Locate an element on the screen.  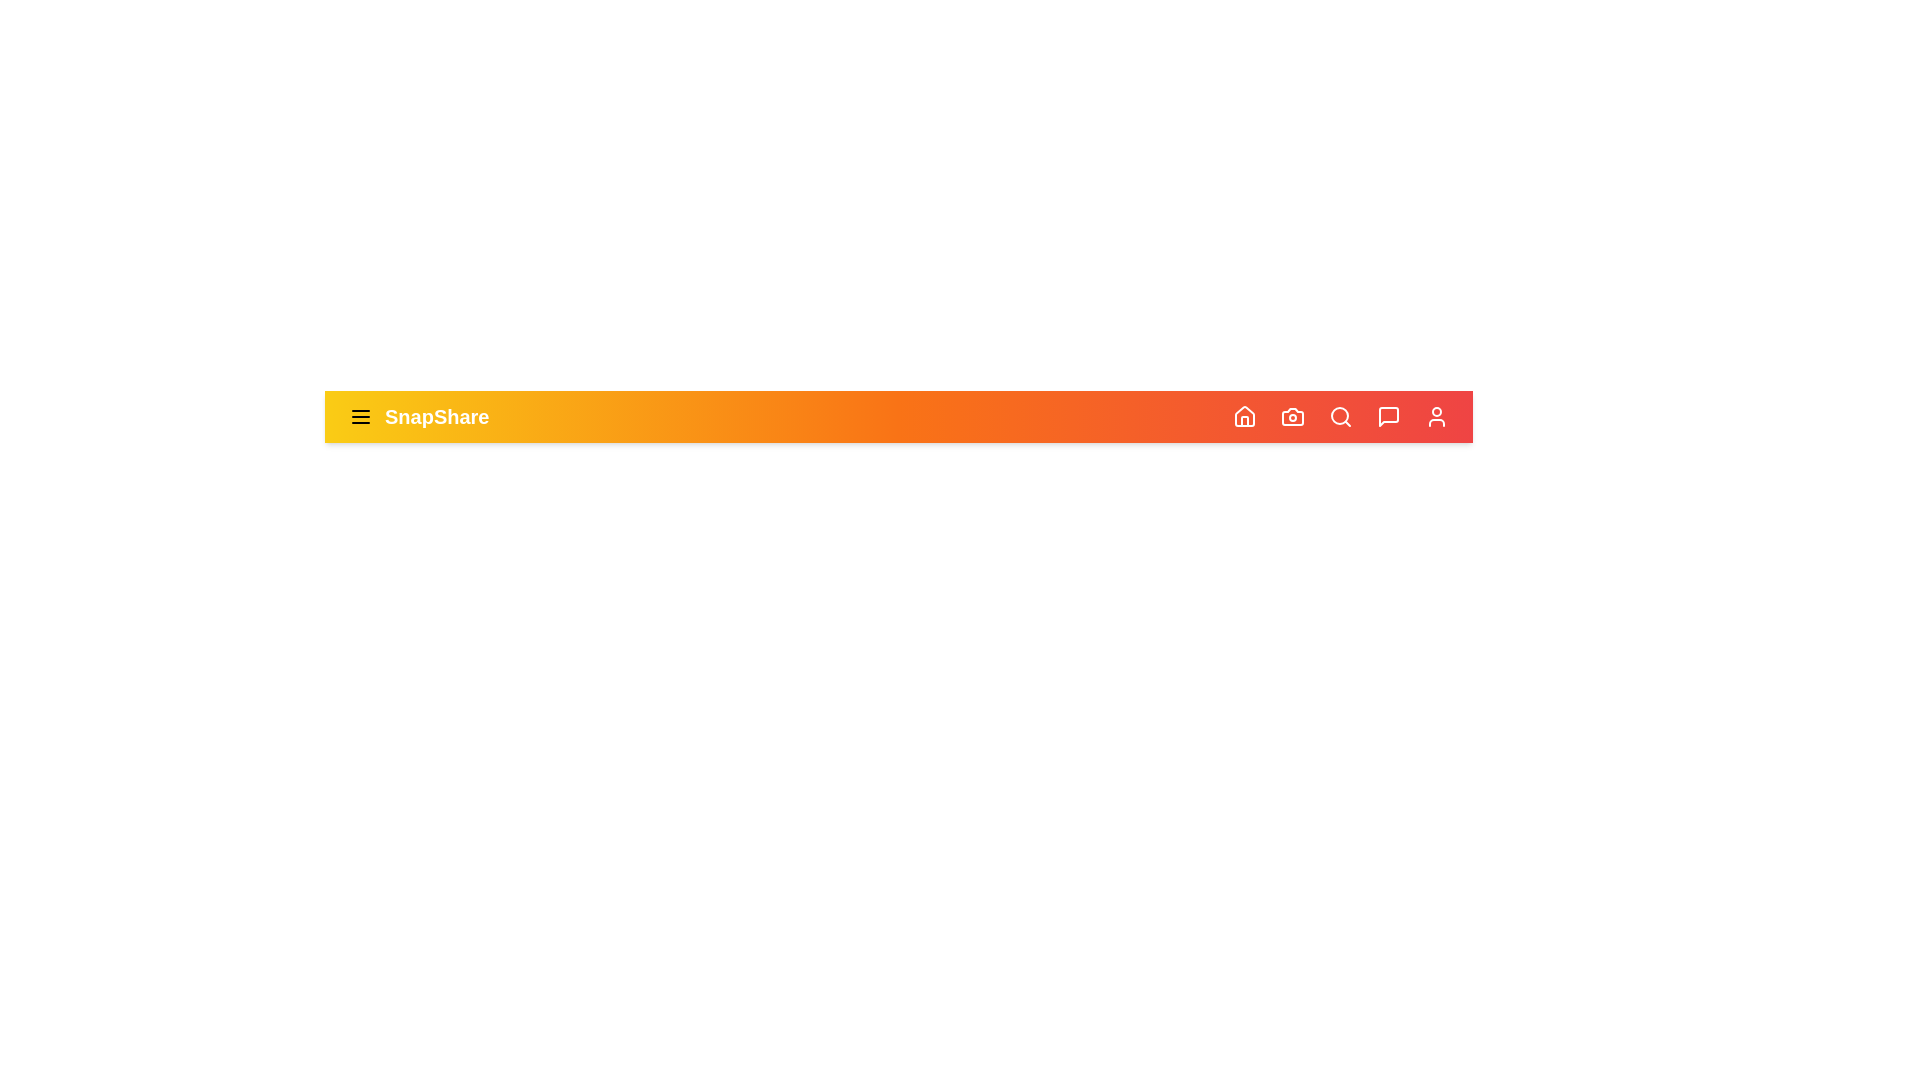
the user icon to open the user profile is located at coordinates (1435, 415).